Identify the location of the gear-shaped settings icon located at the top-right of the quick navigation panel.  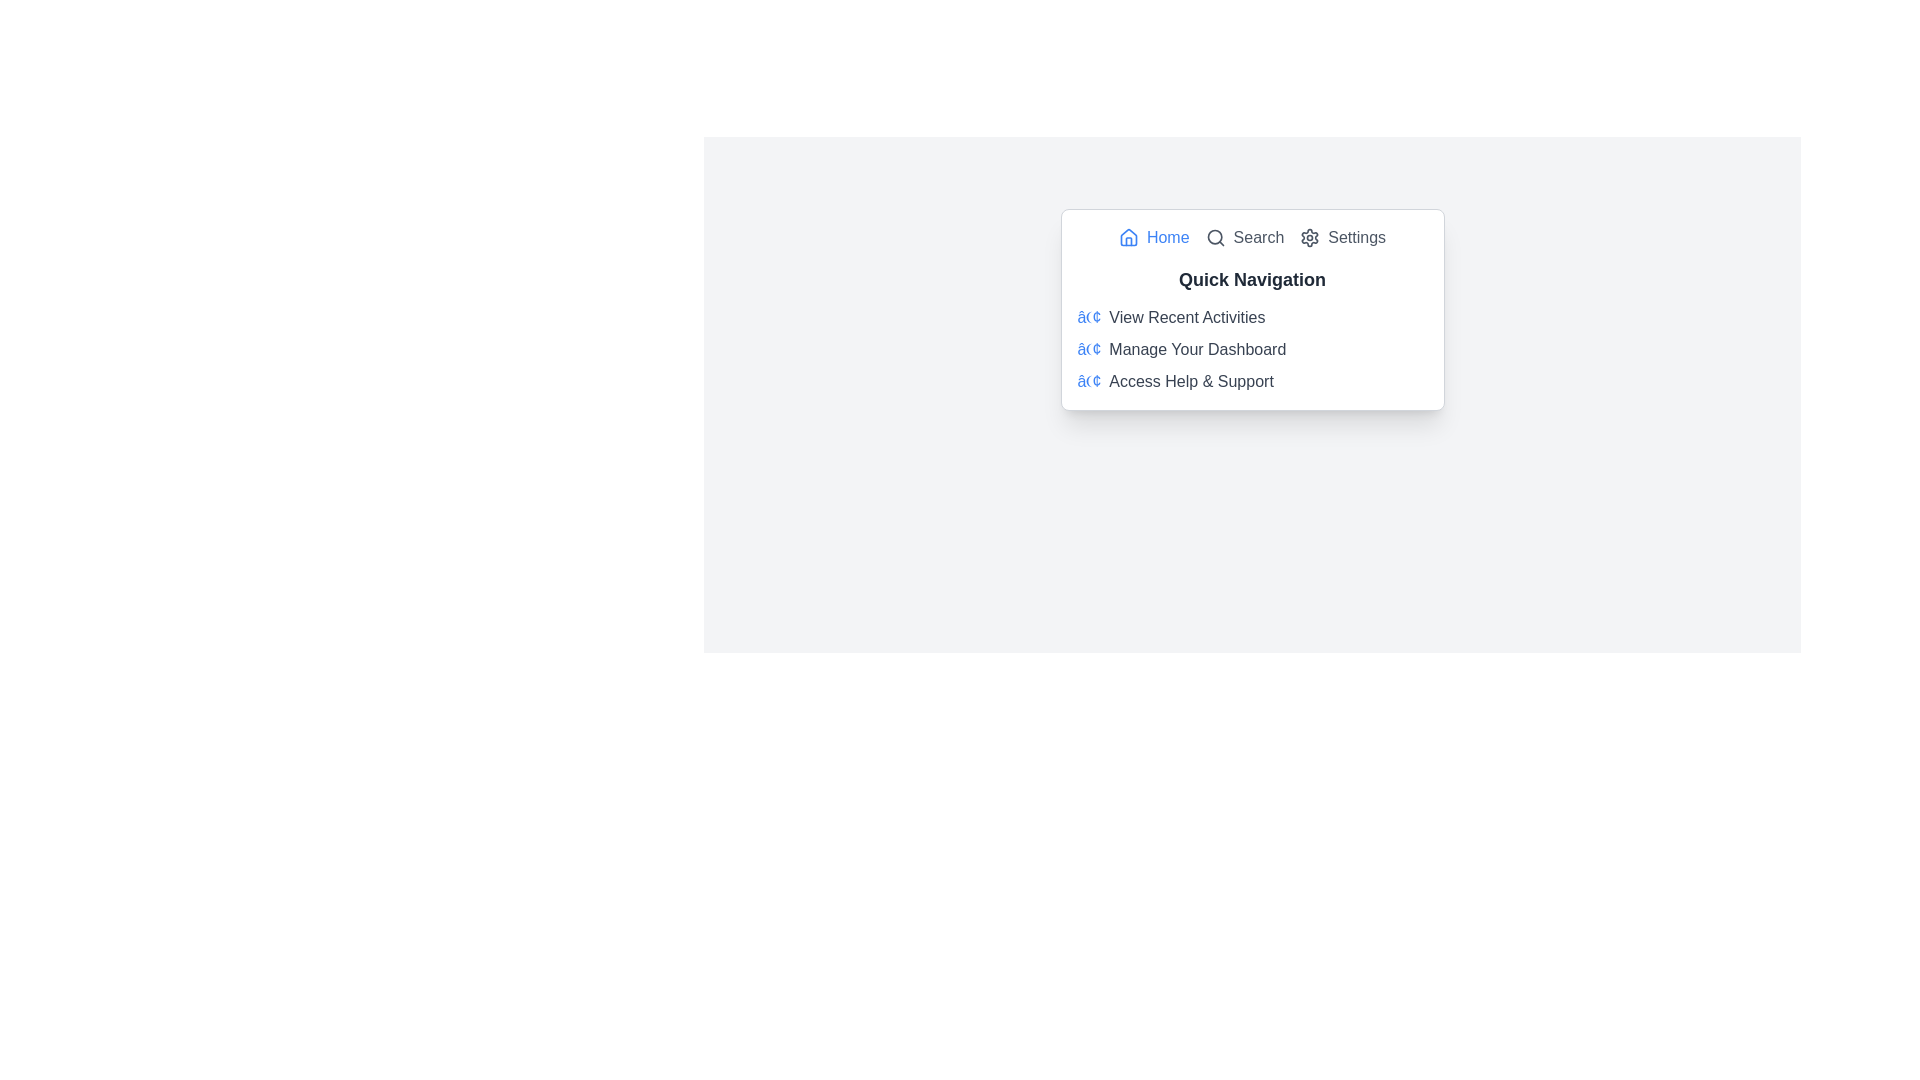
(1310, 237).